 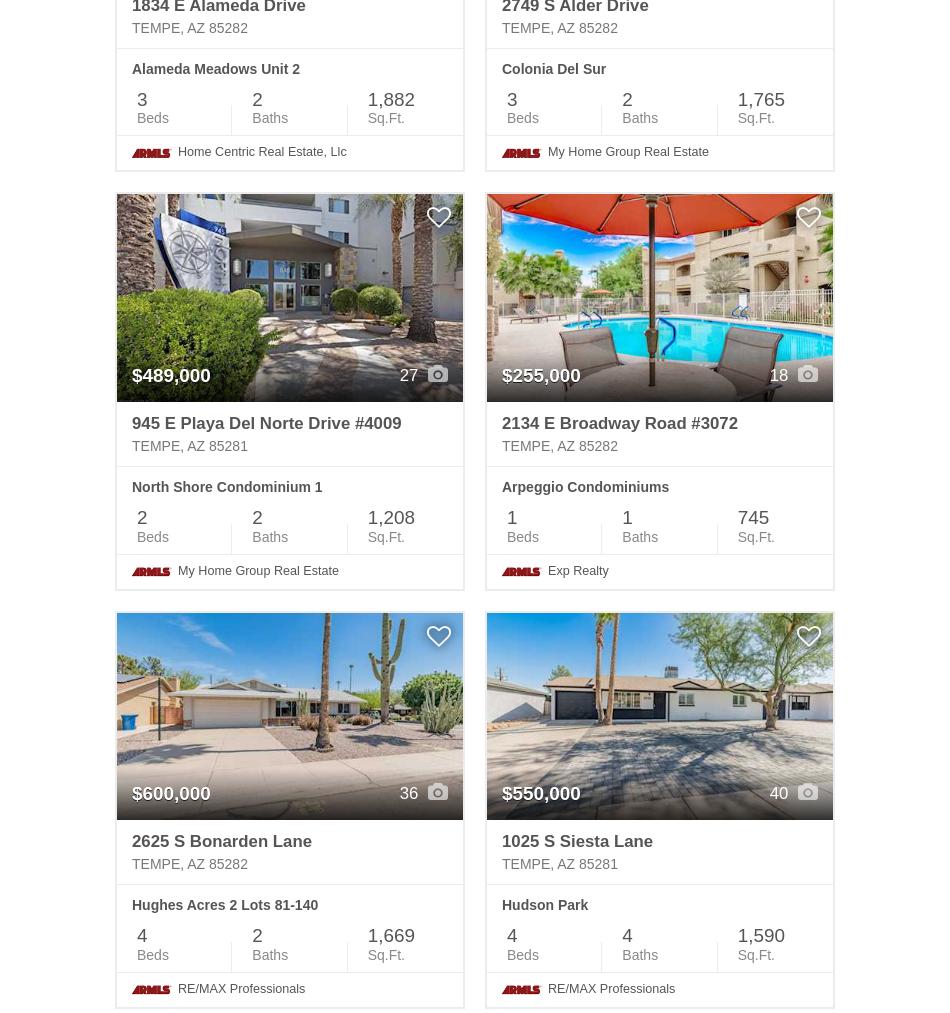 What do you see at coordinates (541, 374) in the screenshot?
I see `'$255,000'` at bounding box center [541, 374].